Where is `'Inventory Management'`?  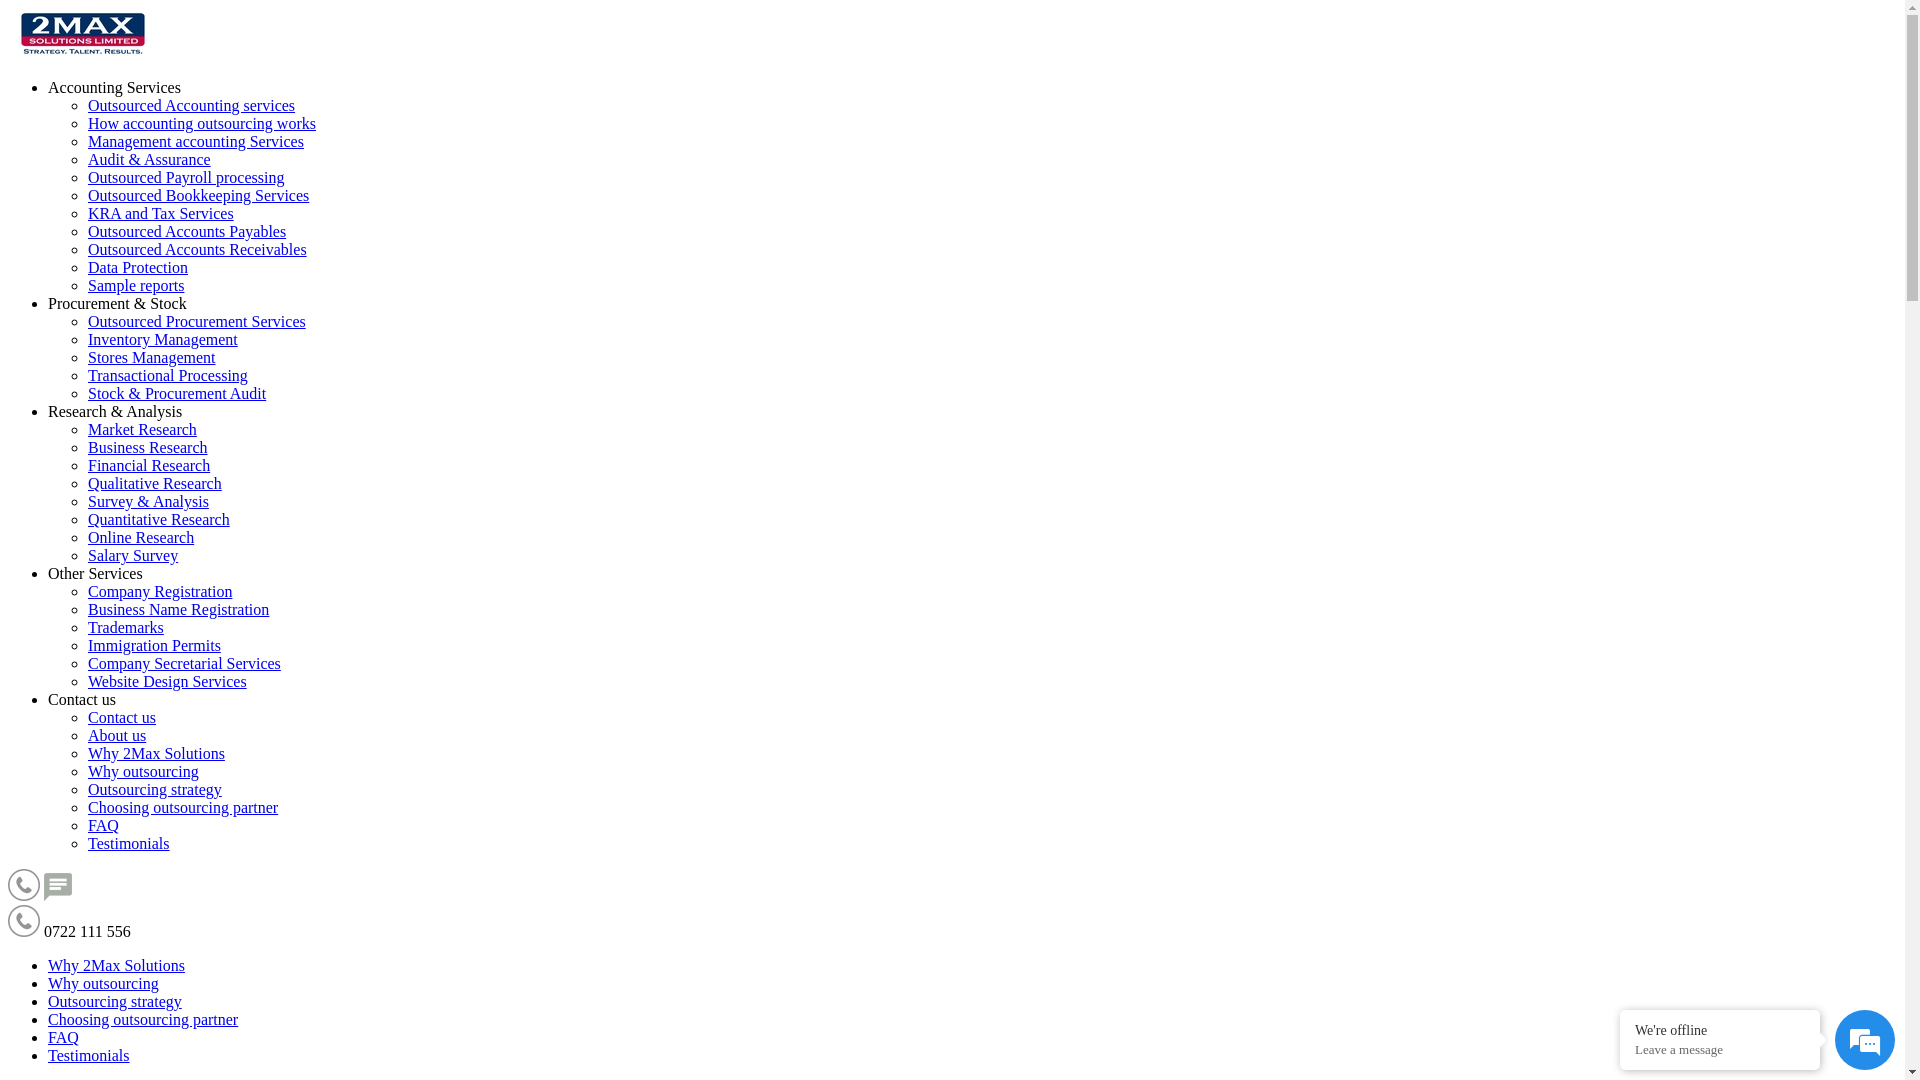
'Inventory Management' is located at coordinates (163, 338).